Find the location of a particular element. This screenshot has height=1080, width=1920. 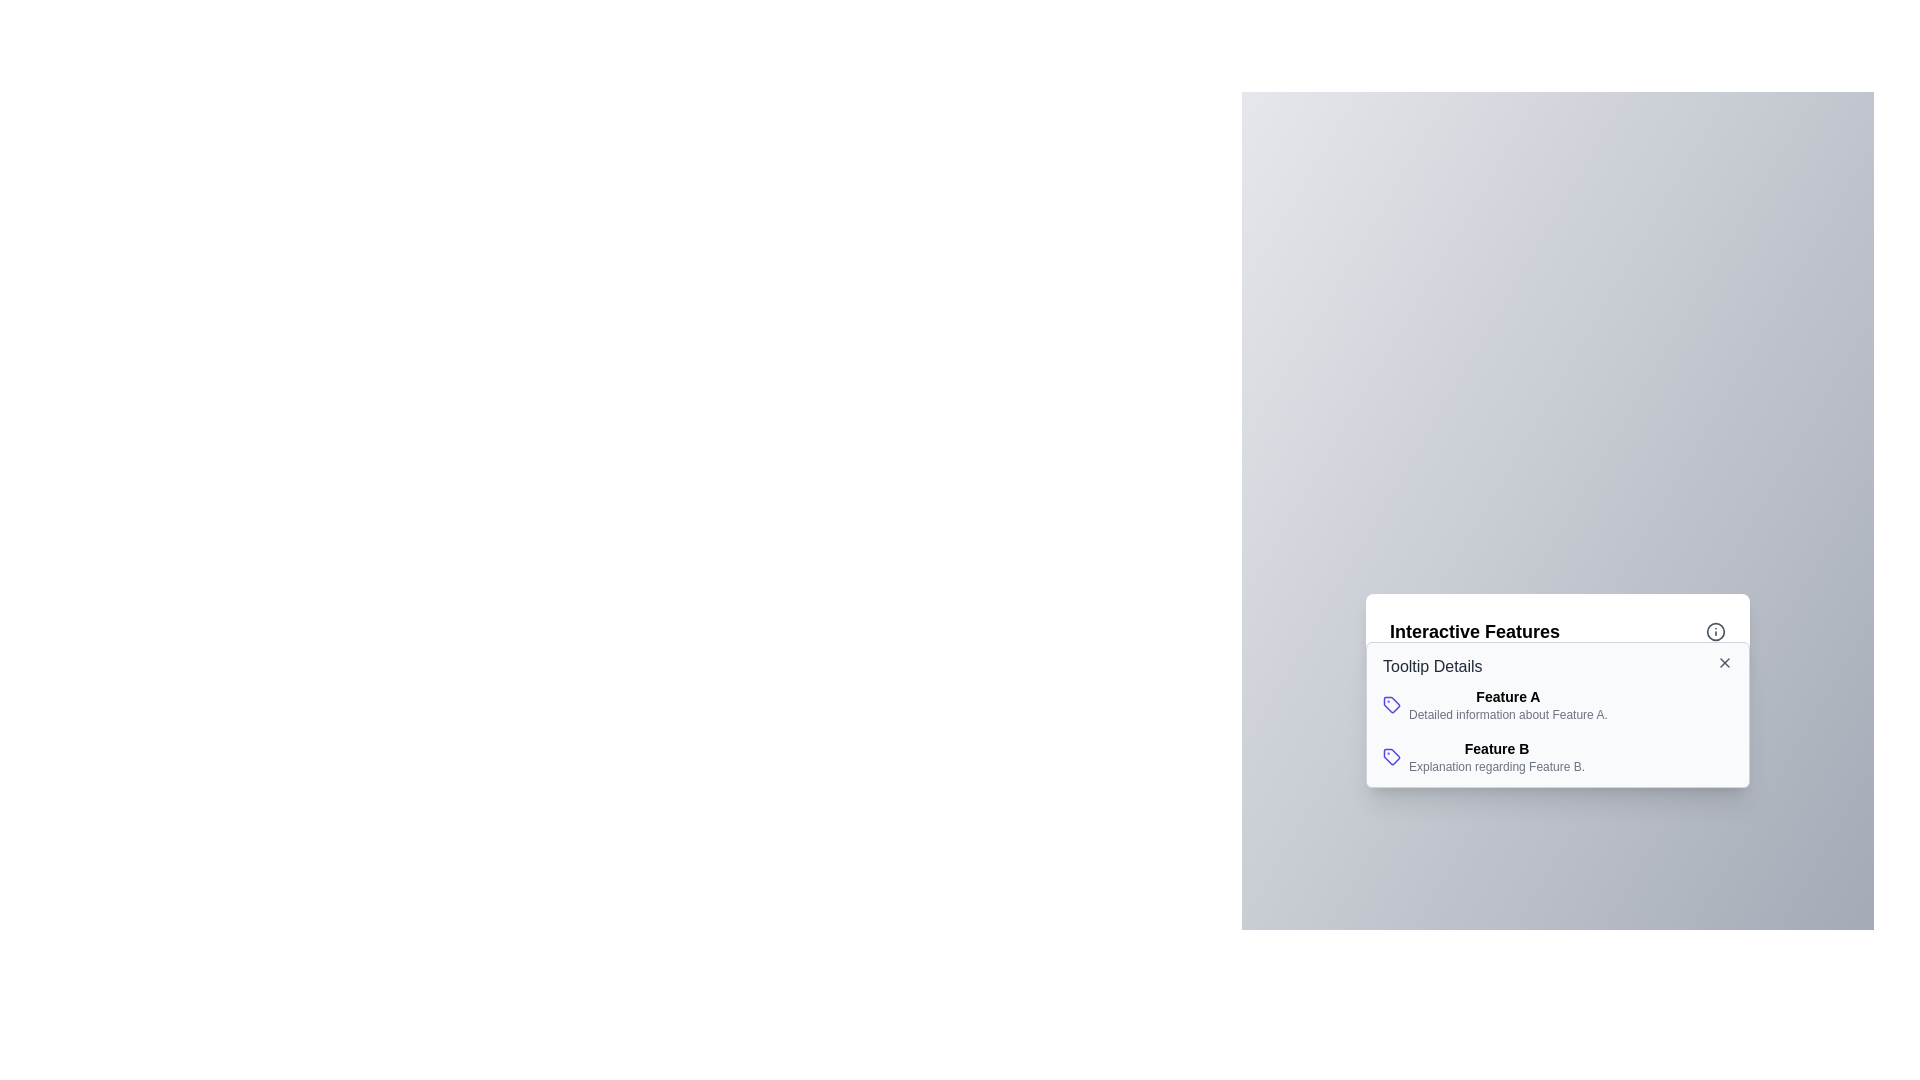

information presented in the tooltip content section that displays details about 'Feature A' and 'Feature B', located within the tooltip interface titled 'Interactive Features' is located at coordinates (1557, 731).